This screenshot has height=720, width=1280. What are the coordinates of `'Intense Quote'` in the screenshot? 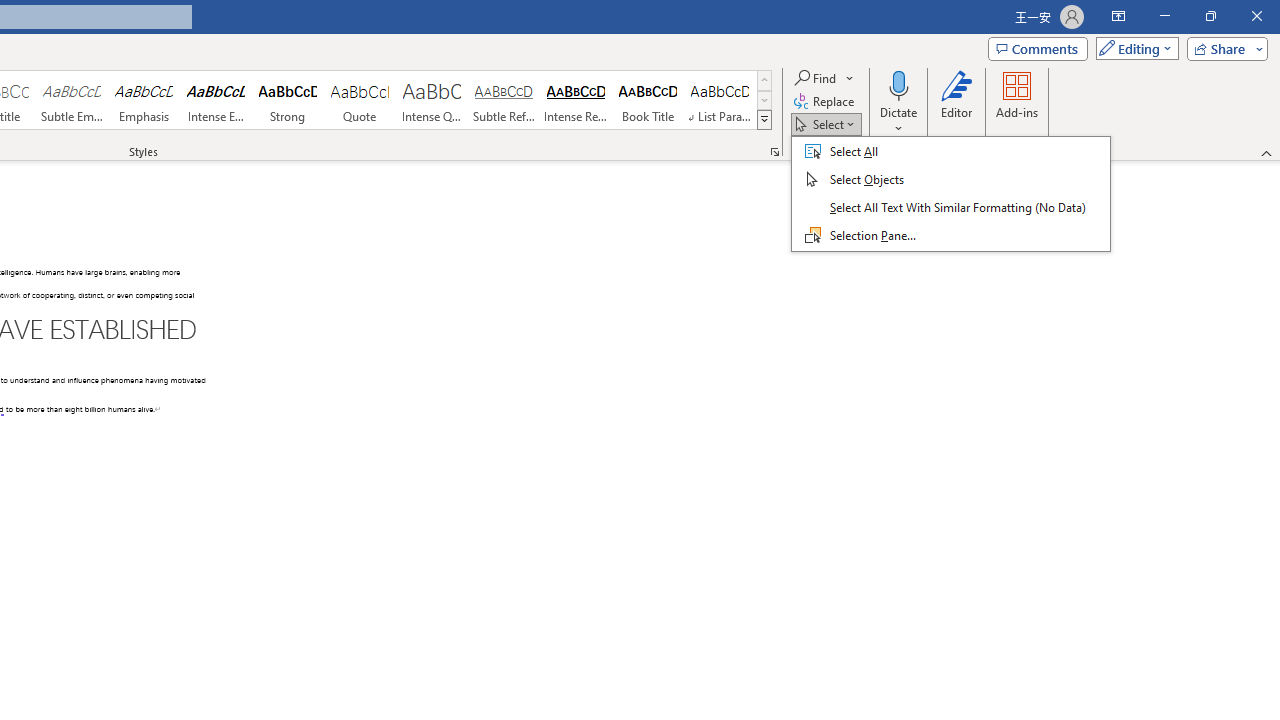 It's located at (431, 100).